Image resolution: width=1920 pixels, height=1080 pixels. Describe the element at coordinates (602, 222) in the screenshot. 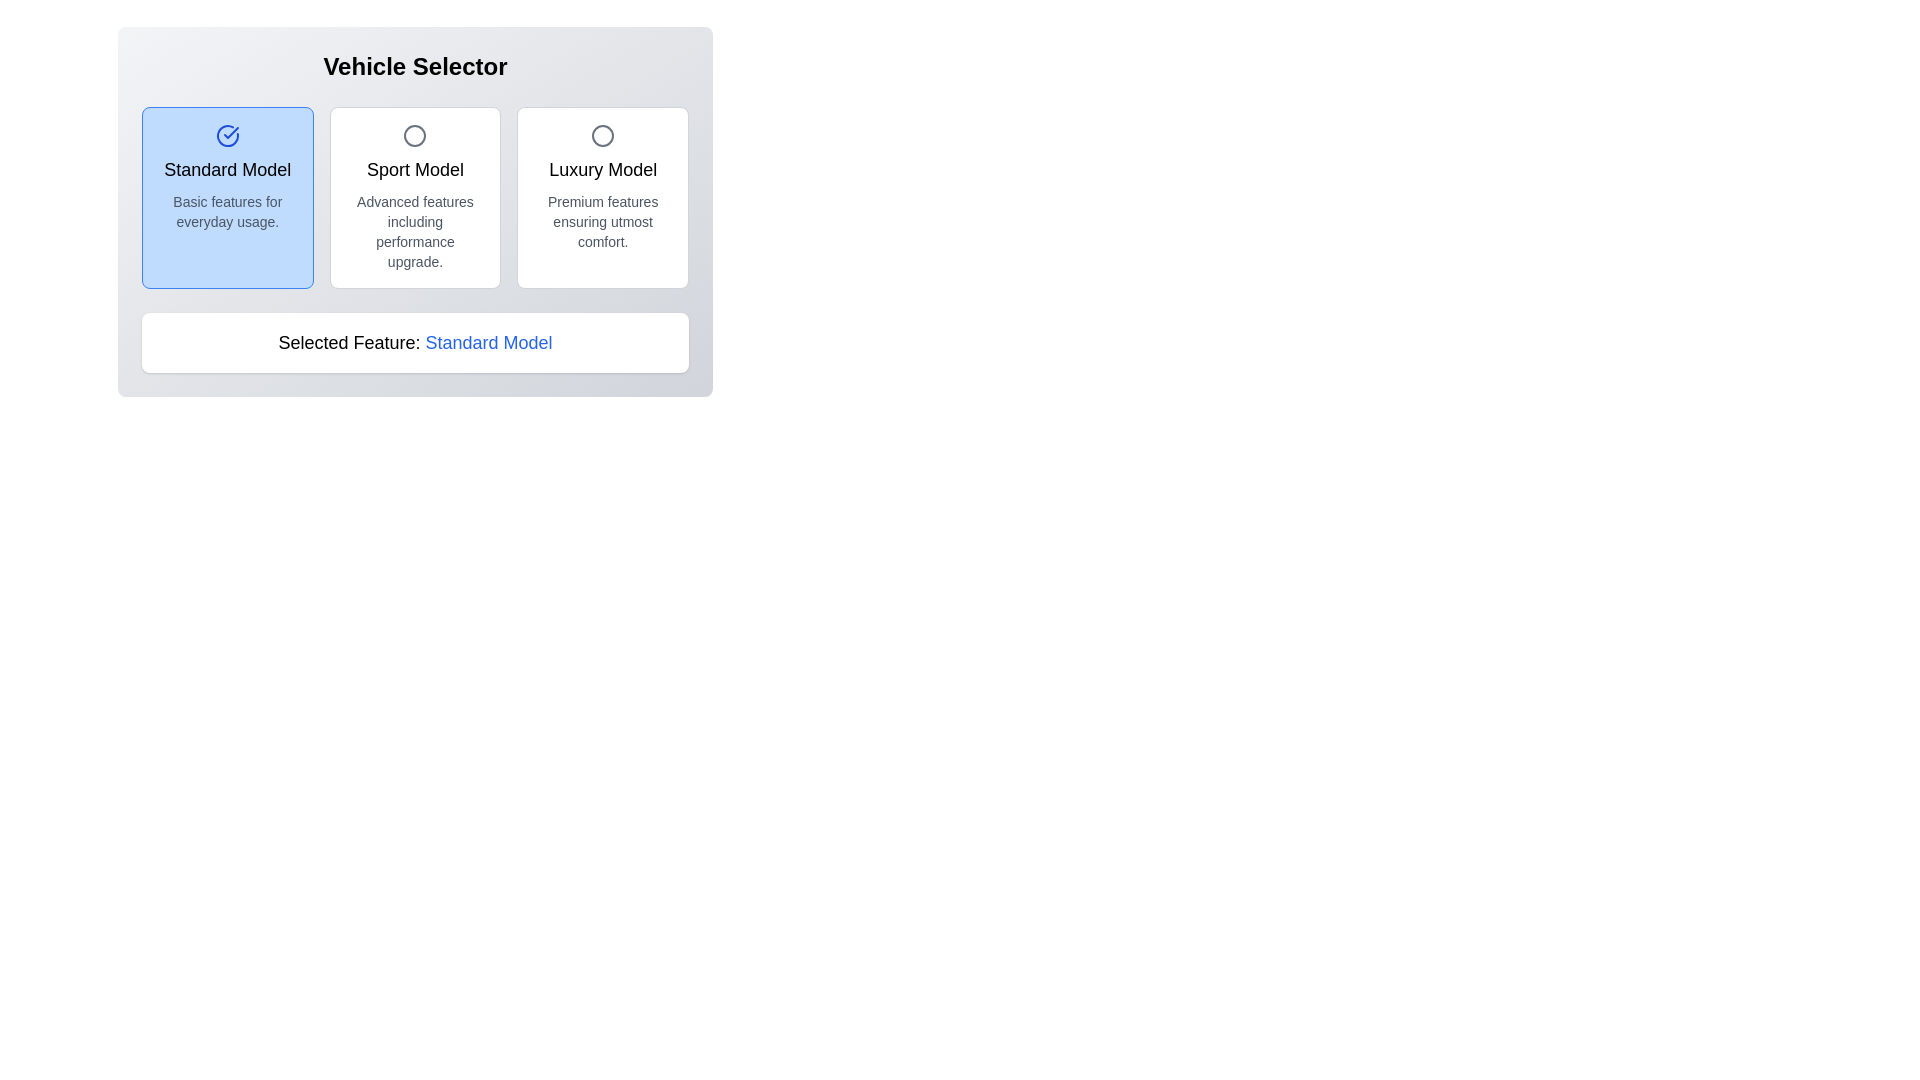

I see `the text label reading 'Premium features ensuring utmost comfort.' located beneath the 'Luxury Model' title in the 'Luxury Model' selection card` at that location.